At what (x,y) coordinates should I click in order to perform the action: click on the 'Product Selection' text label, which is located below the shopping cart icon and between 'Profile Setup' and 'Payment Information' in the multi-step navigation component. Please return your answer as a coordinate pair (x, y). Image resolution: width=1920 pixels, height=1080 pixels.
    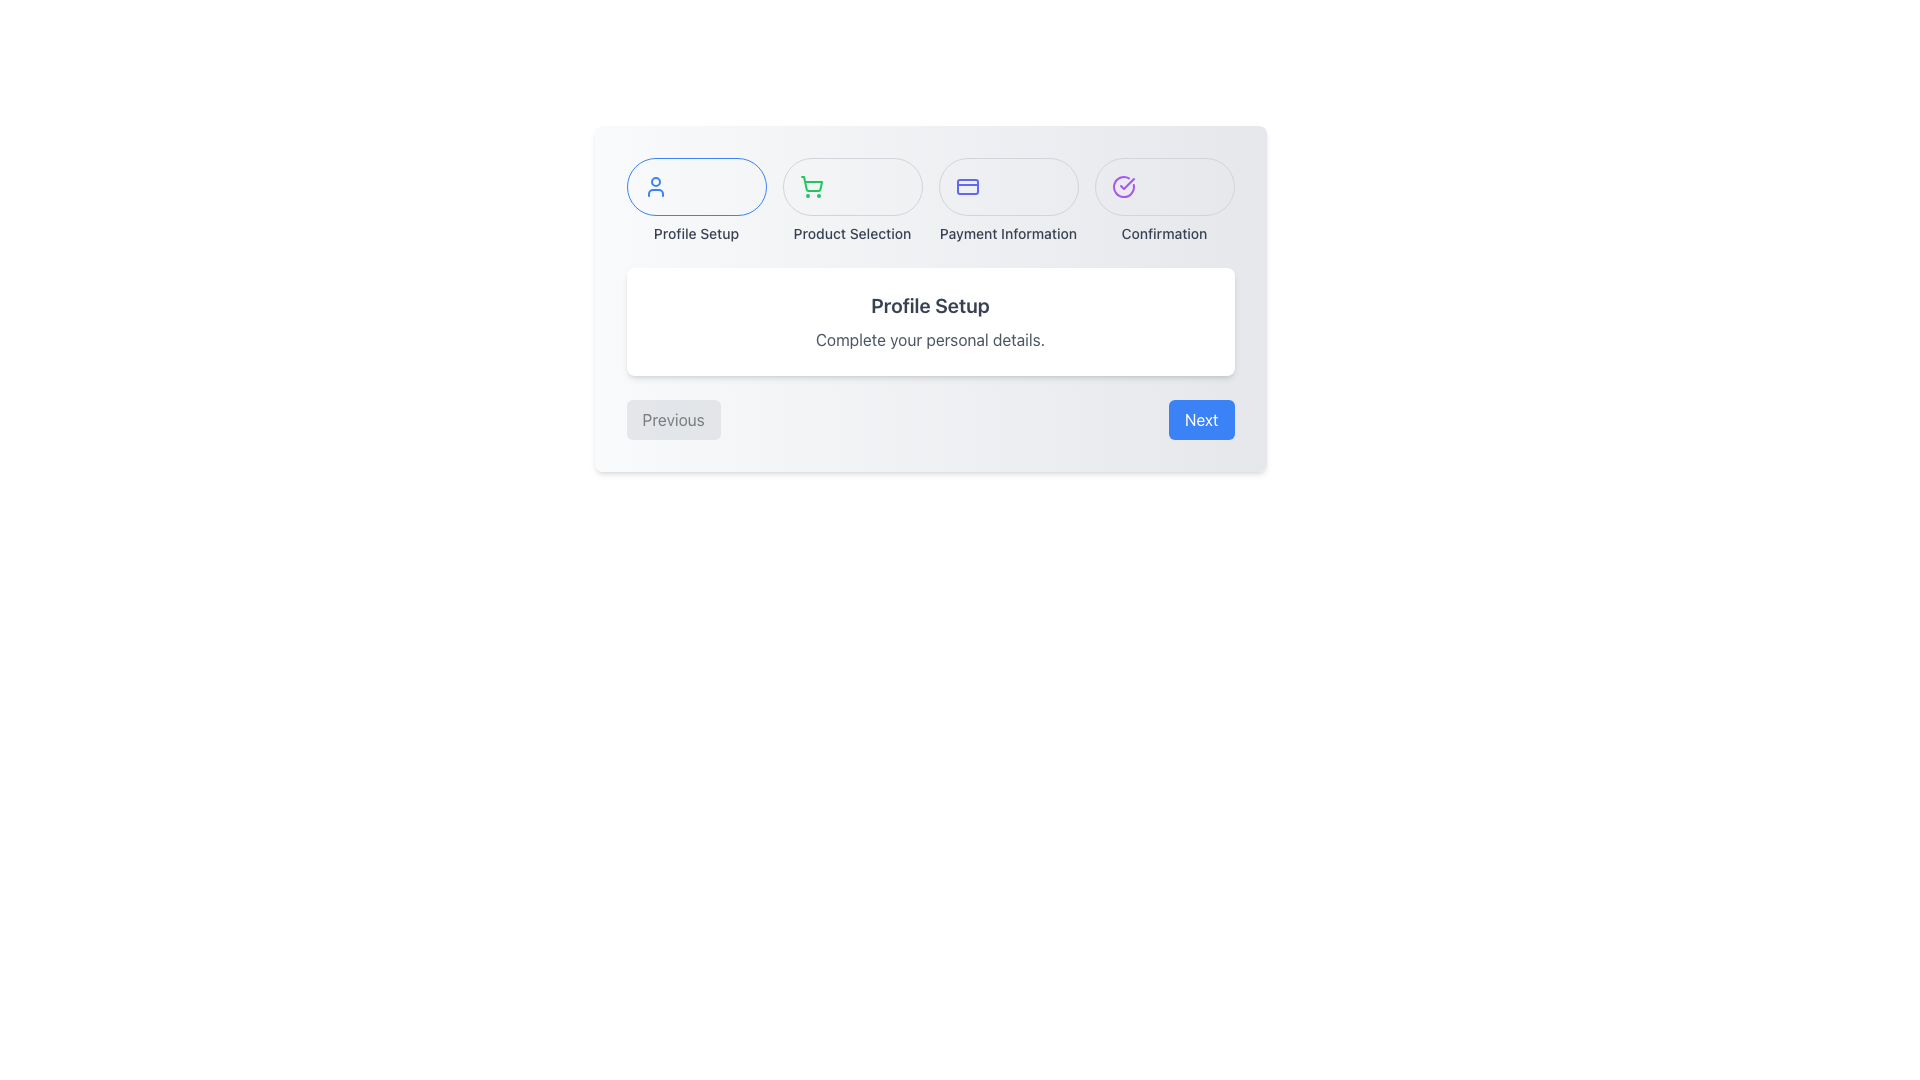
    Looking at the image, I should click on (852, 233).